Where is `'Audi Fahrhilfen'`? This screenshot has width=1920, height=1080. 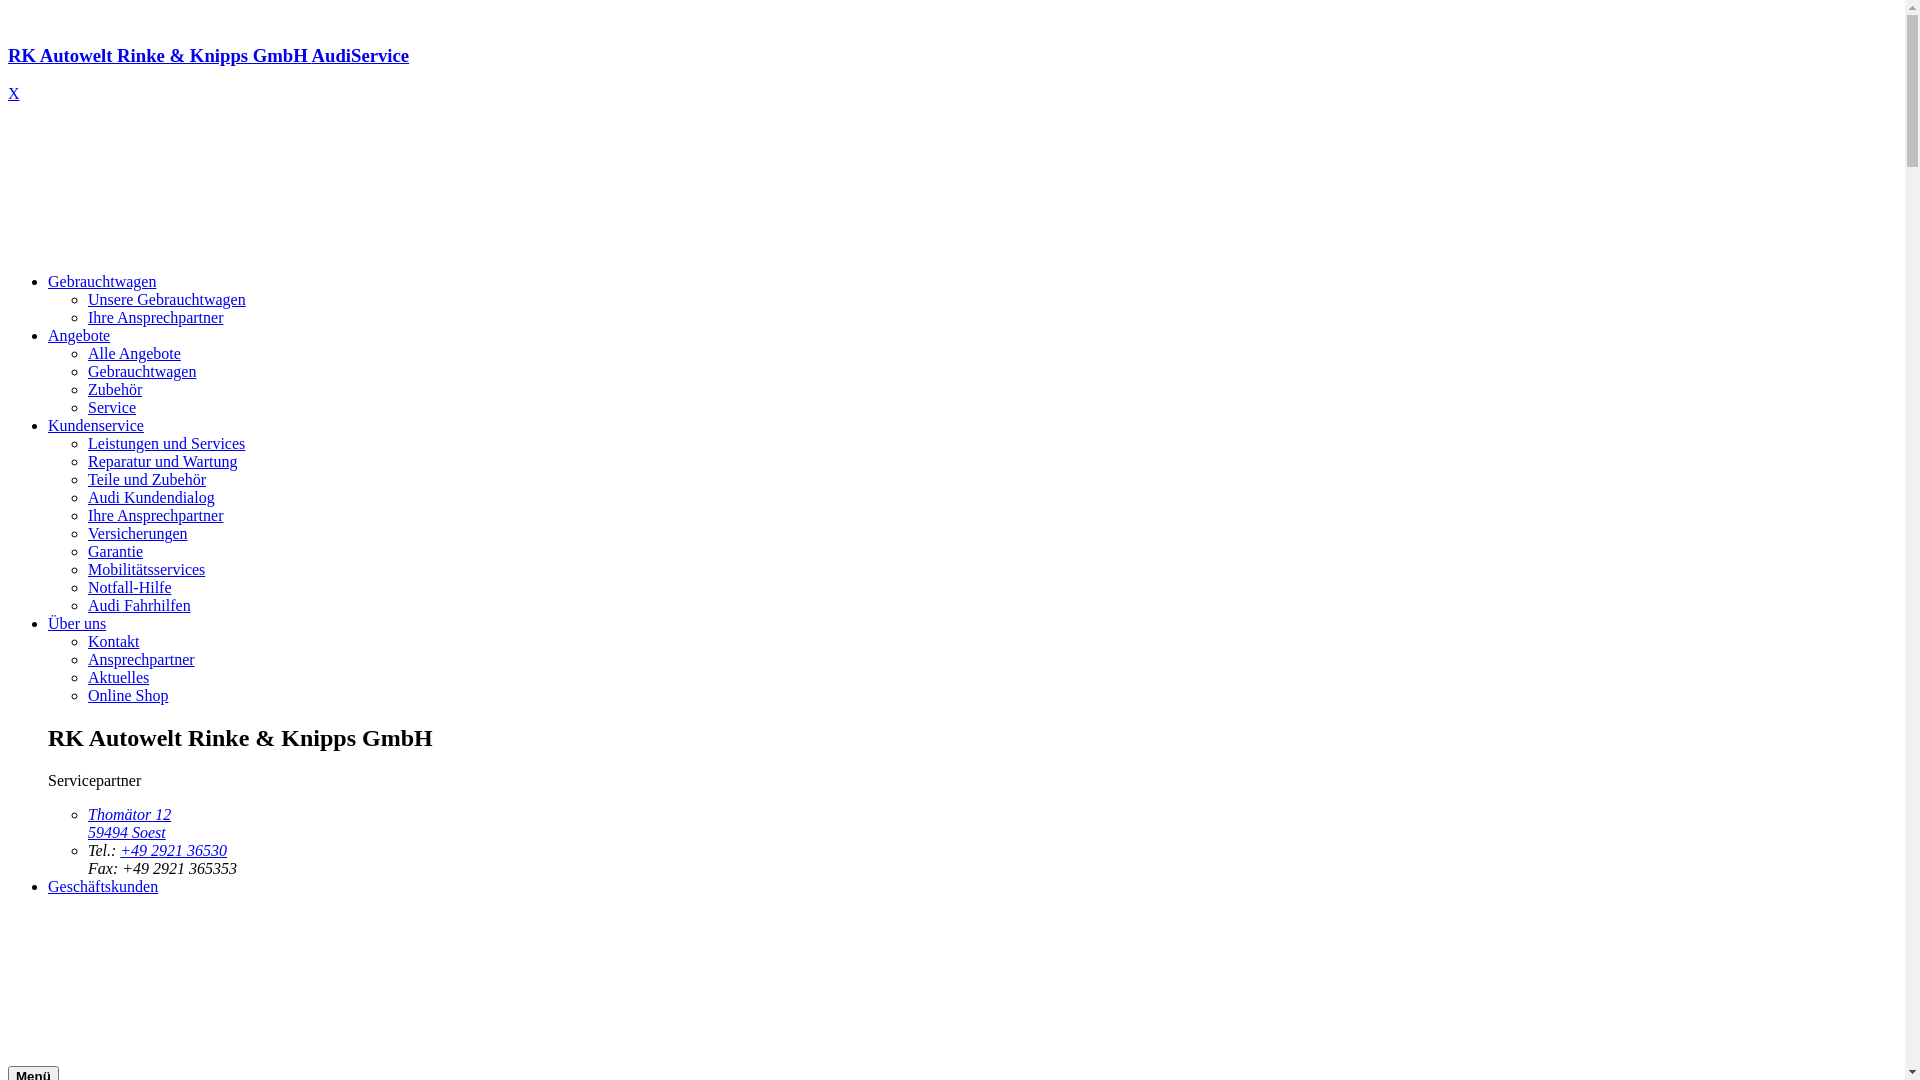 'Audi Fahrhilfen' is located at coordinates (138, 604).